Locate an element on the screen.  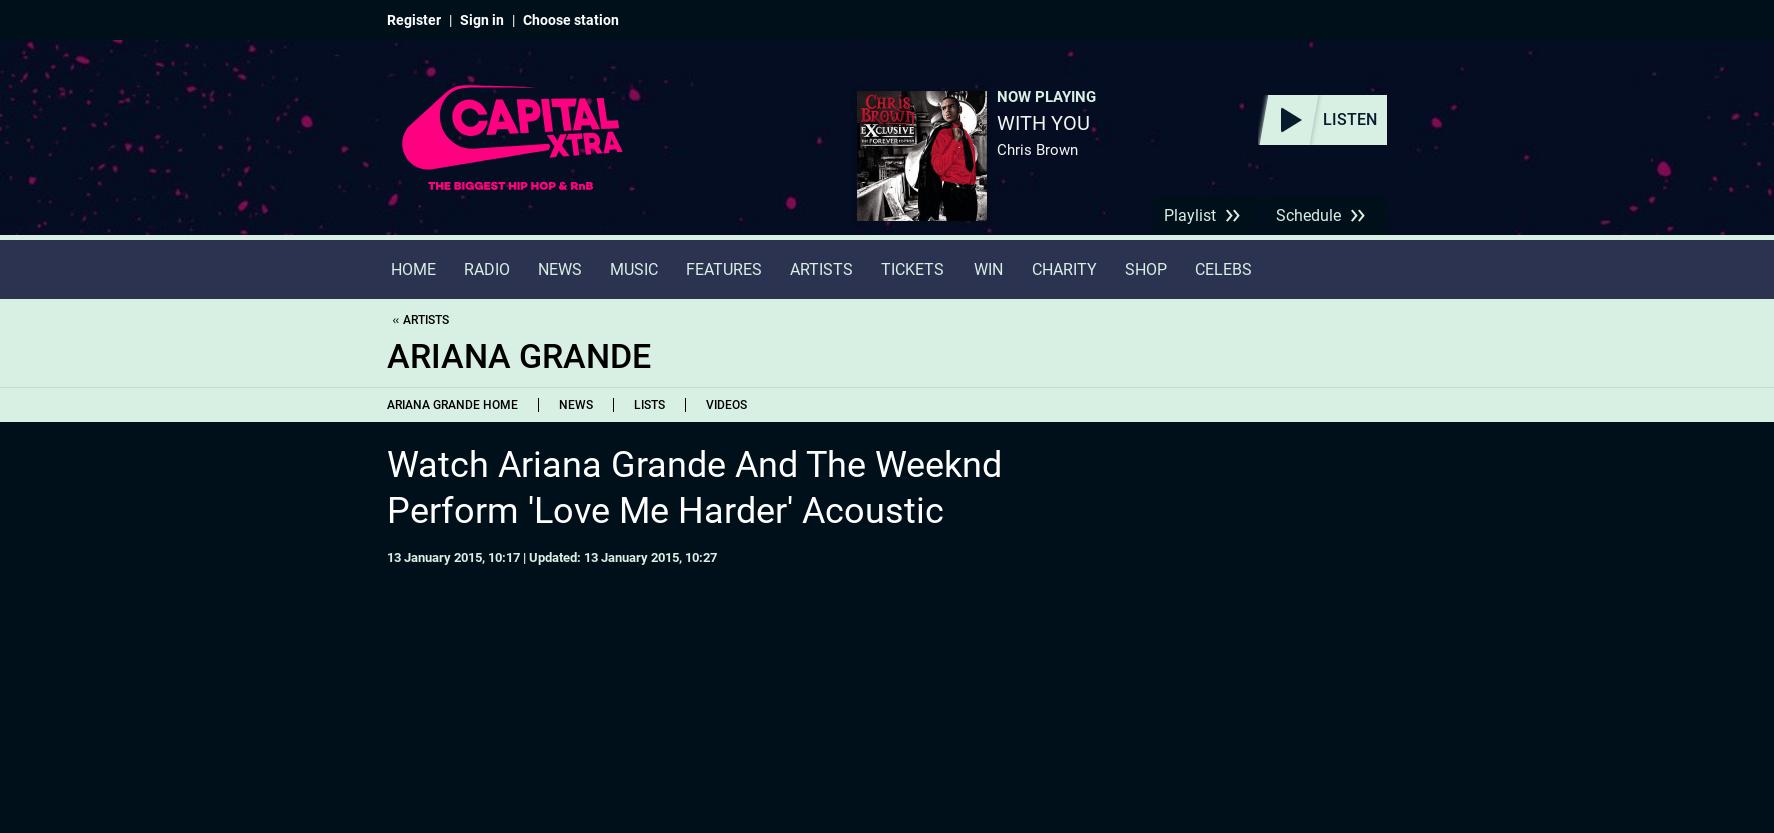
'Sign in' is located at coordinates (481, 19).